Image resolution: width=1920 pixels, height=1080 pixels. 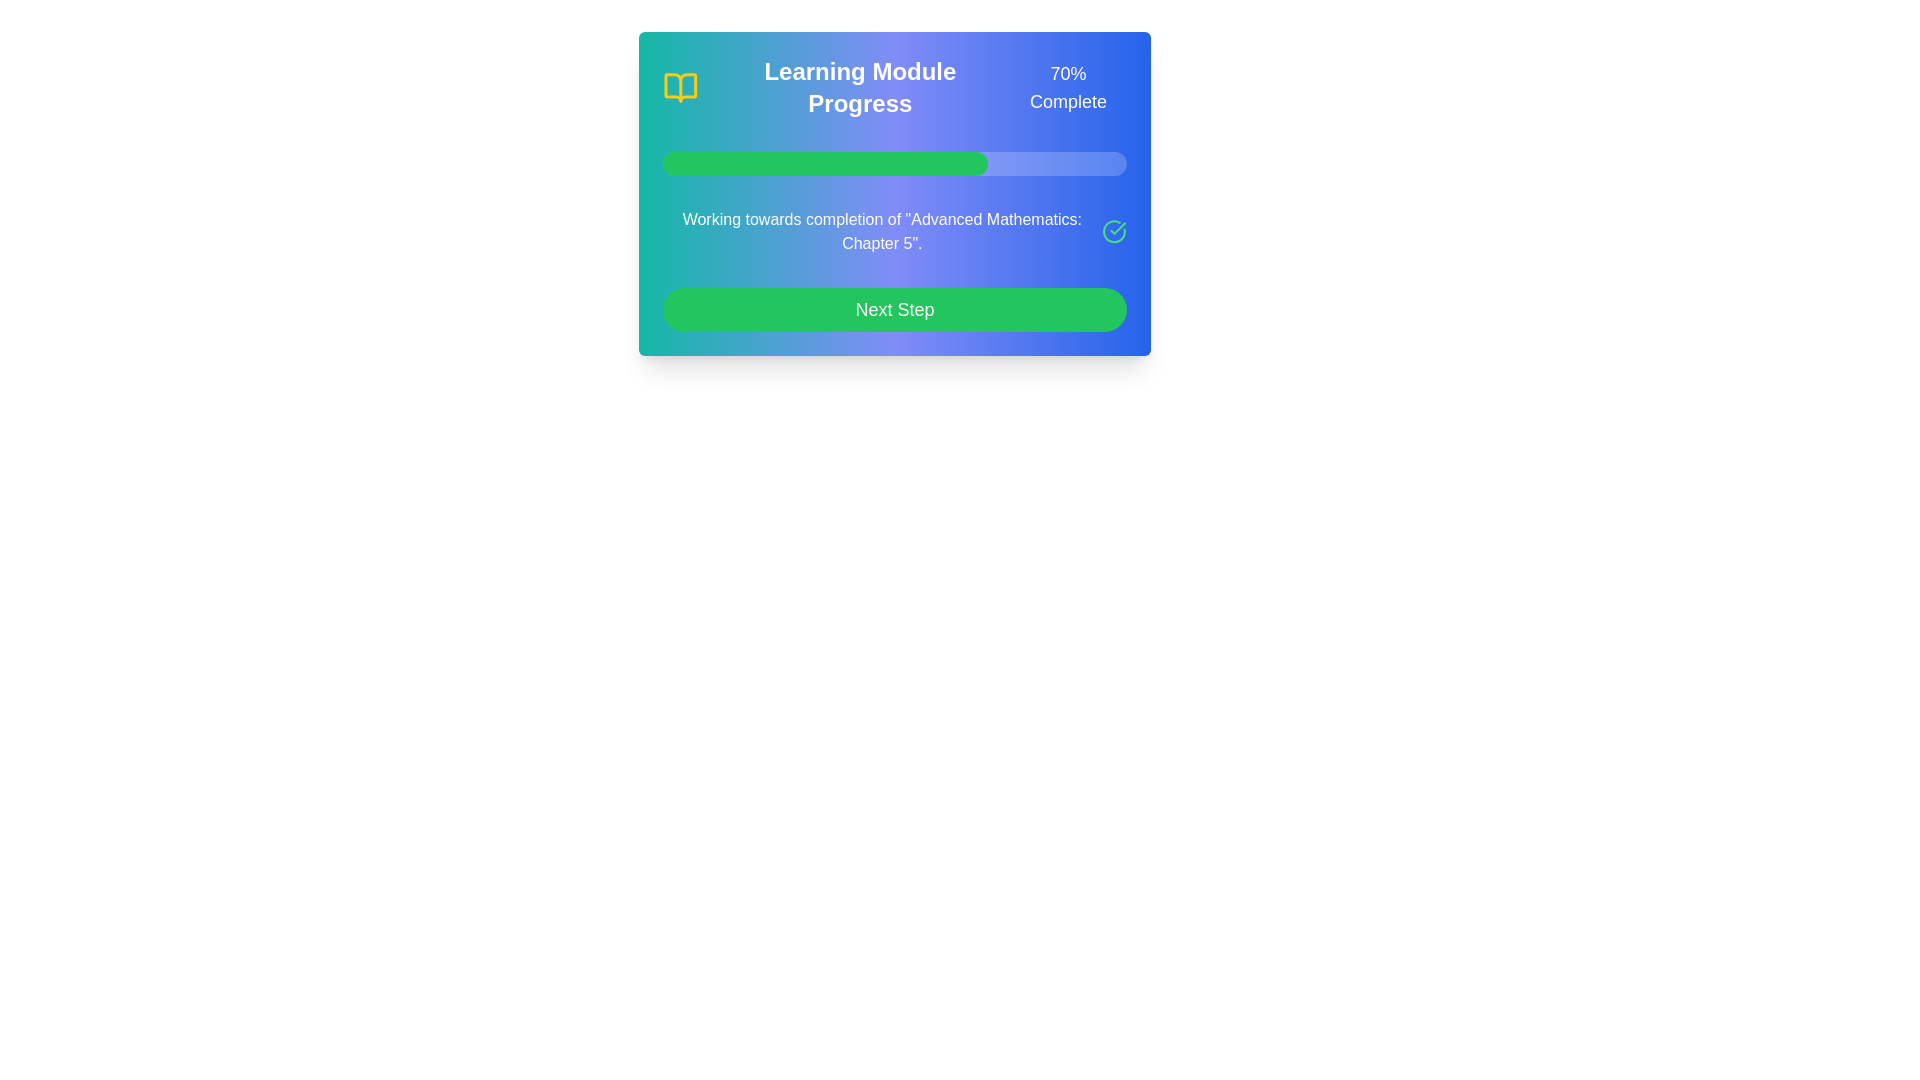 What do you see at coordinates (860, 87) in the screenshot?
I see `the text label that serves as the title for the module's progress overview section to interact with the surrounding elements` at bounding box center [860, 87].